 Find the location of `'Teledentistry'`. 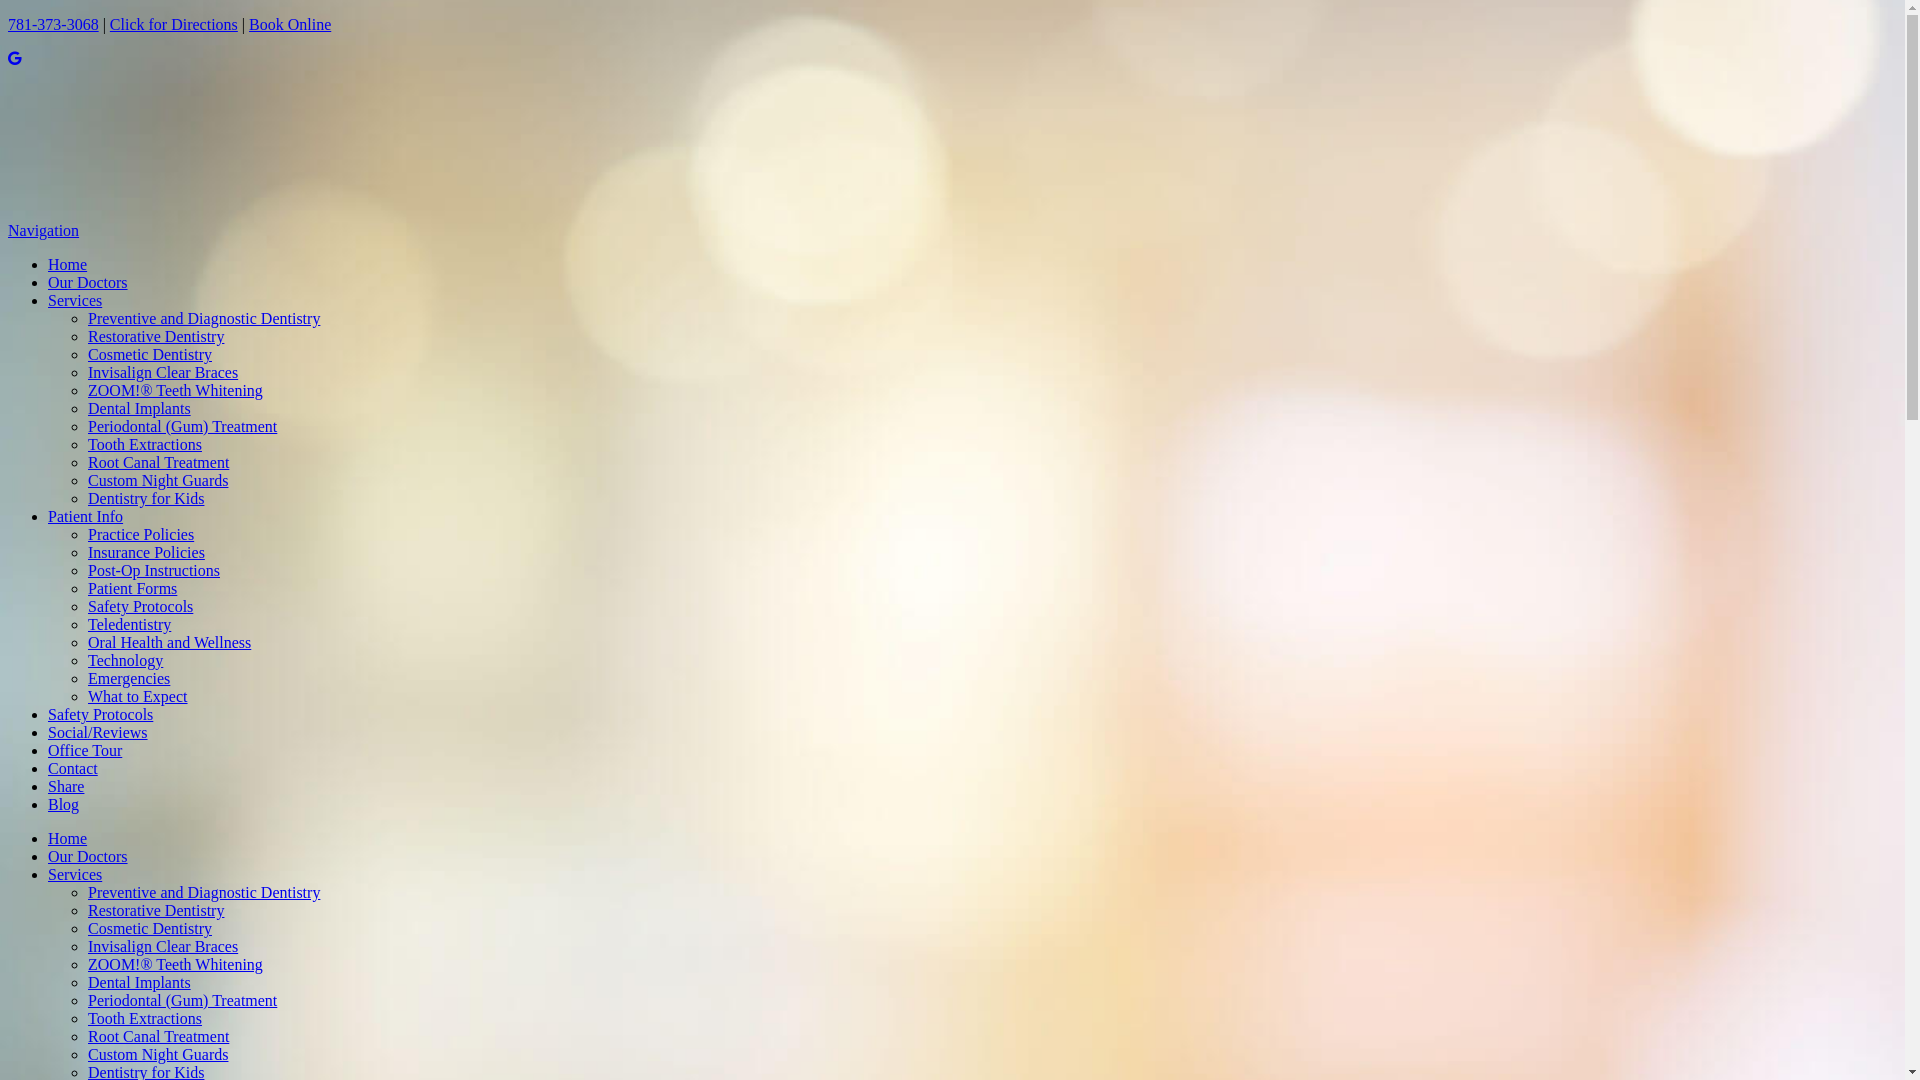

'Teledentistry' is located at coordinates (128, 623).